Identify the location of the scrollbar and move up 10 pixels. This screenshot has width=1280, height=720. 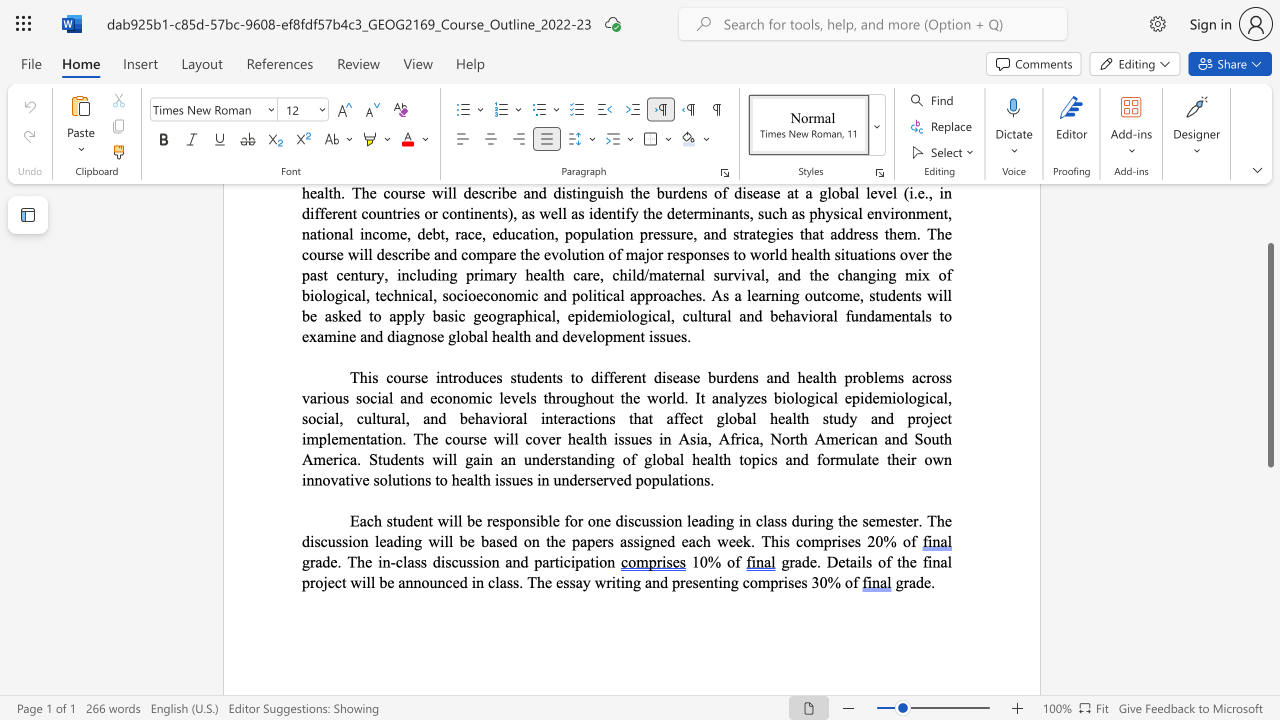
(1269, 354).